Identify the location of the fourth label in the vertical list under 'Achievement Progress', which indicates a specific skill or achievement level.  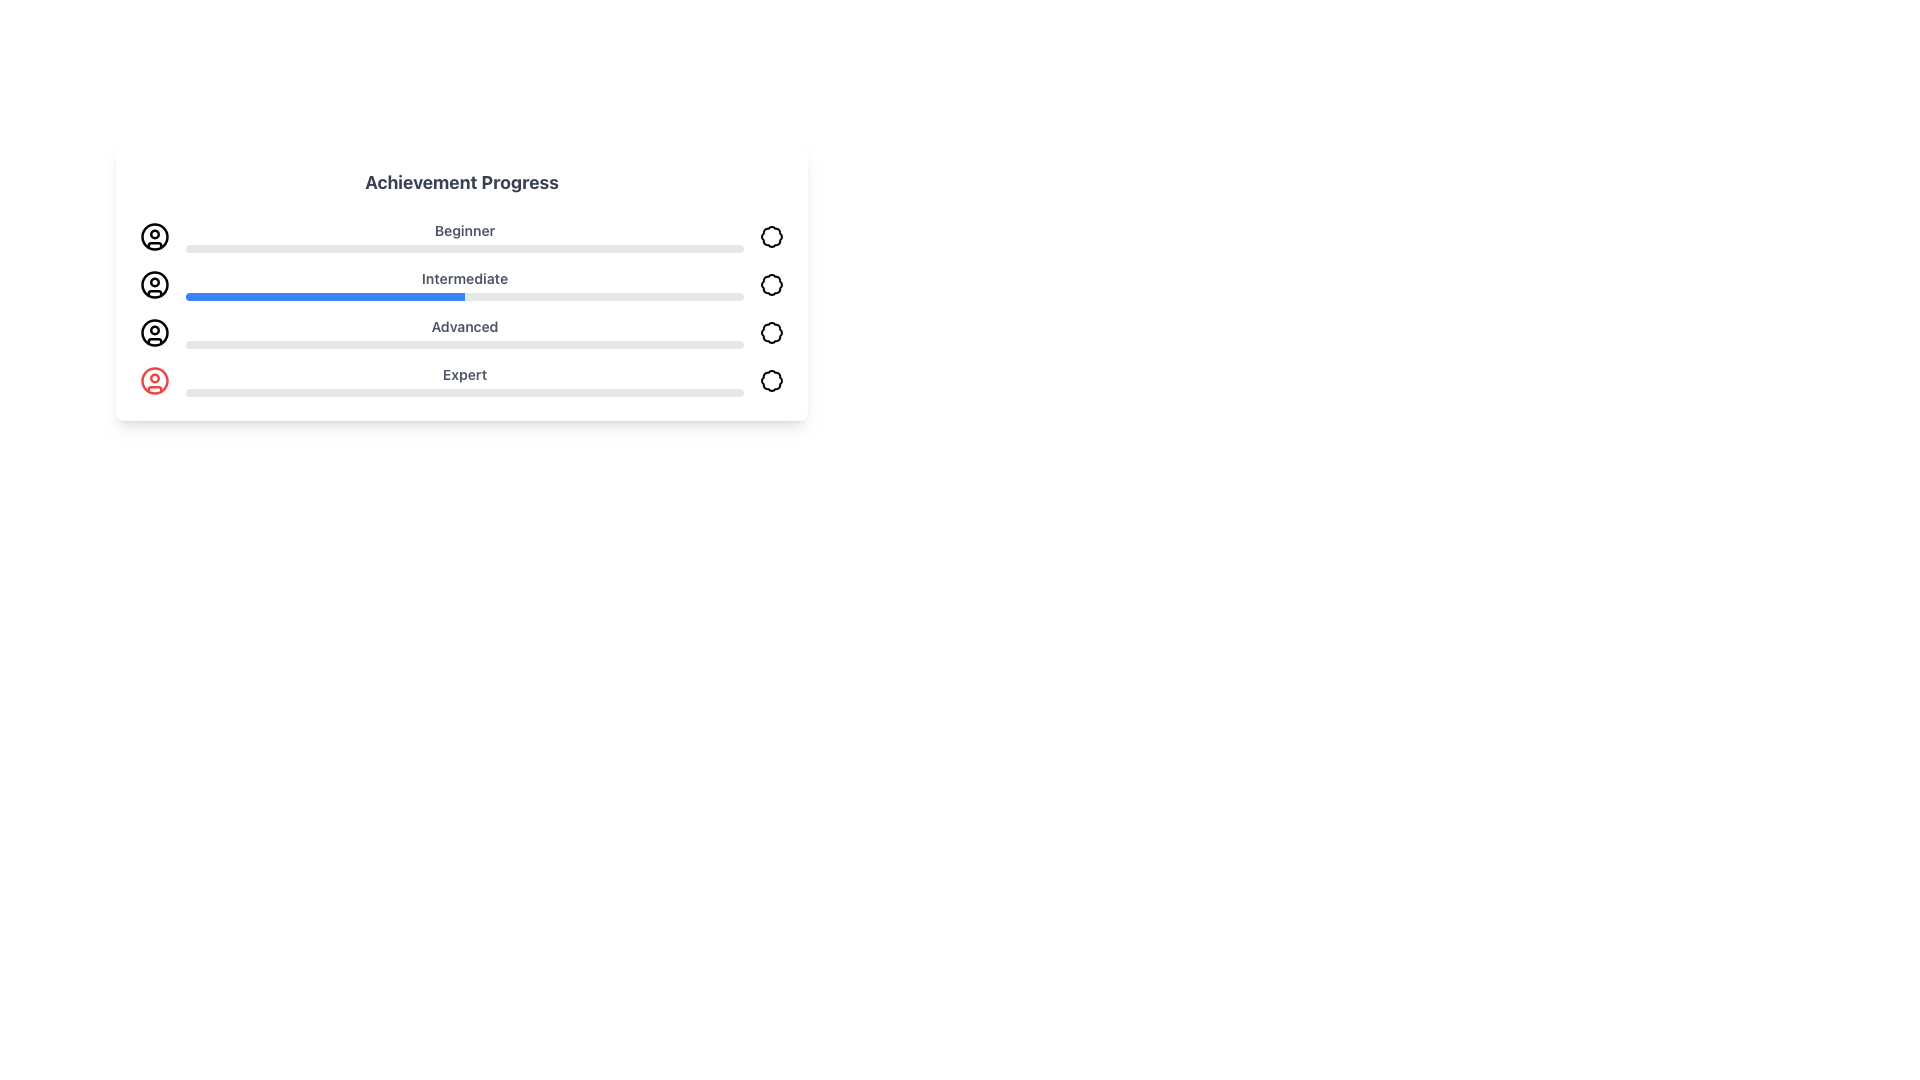
(464, 381).